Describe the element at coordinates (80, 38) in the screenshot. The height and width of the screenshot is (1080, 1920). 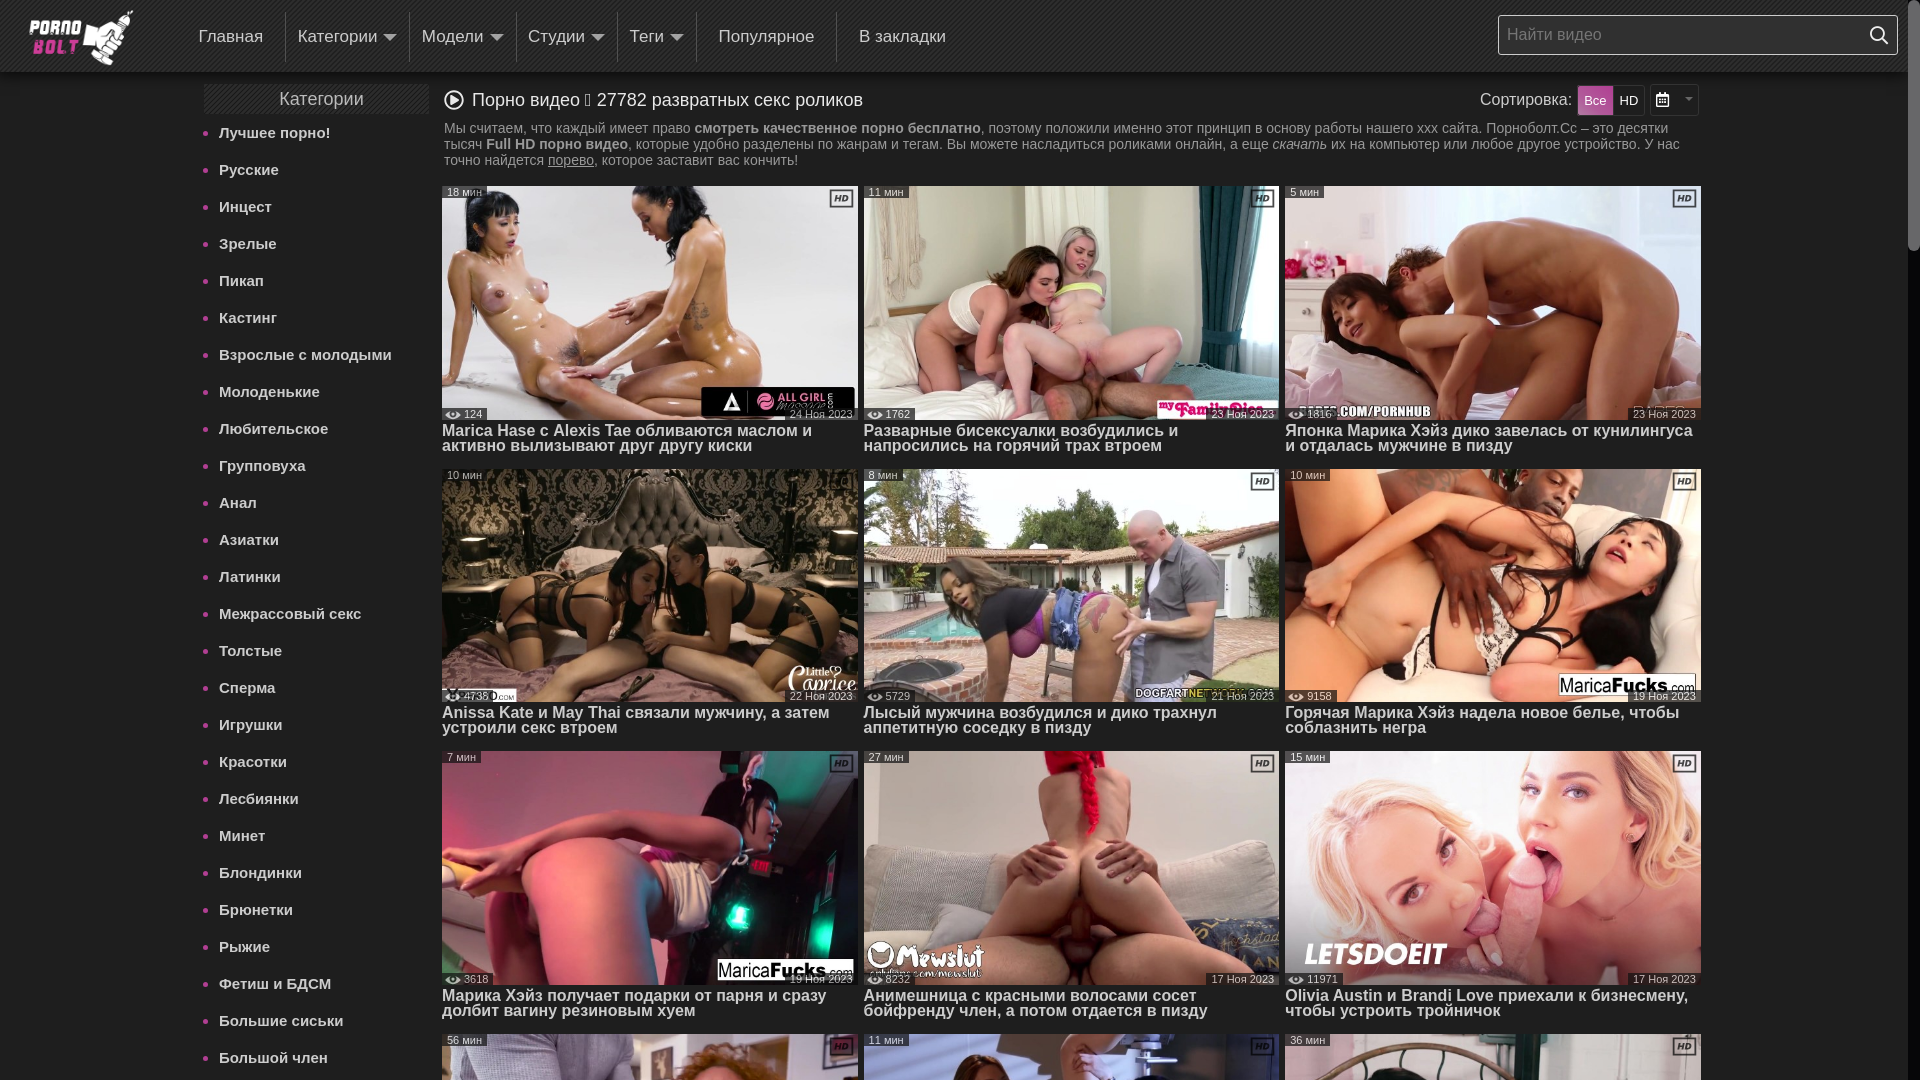
I see `'Pornobolt'` at that location.